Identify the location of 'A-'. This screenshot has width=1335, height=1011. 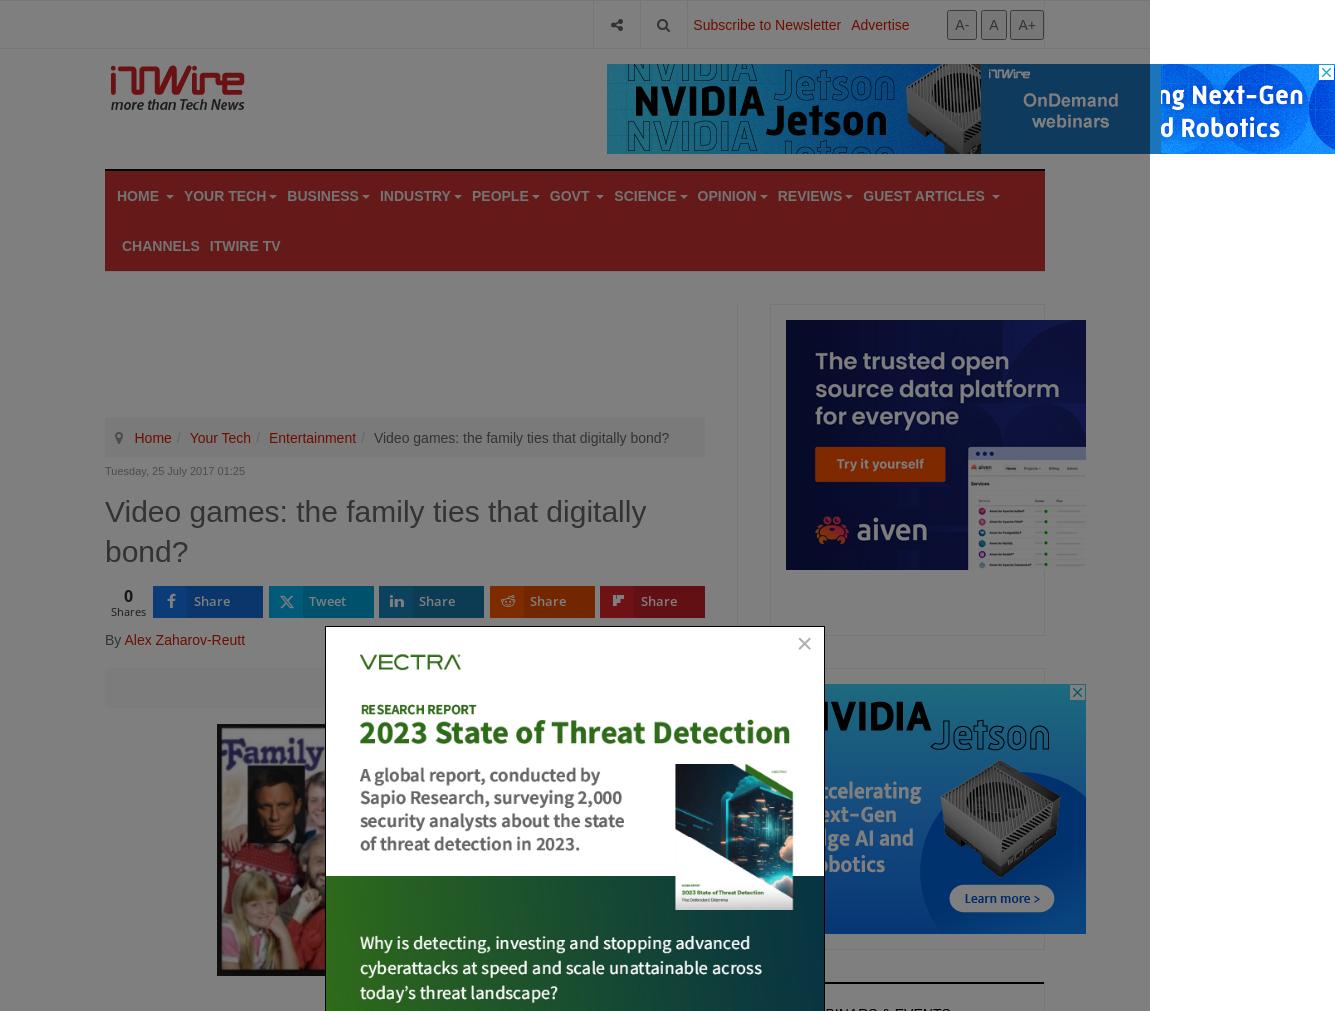
(962, 22).